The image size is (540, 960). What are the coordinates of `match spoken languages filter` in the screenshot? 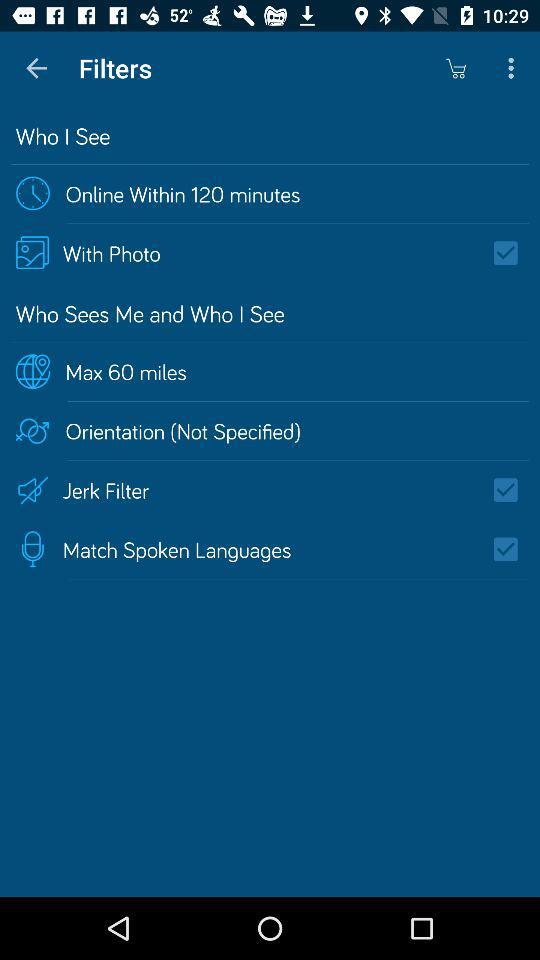 It's located at (512, 549).